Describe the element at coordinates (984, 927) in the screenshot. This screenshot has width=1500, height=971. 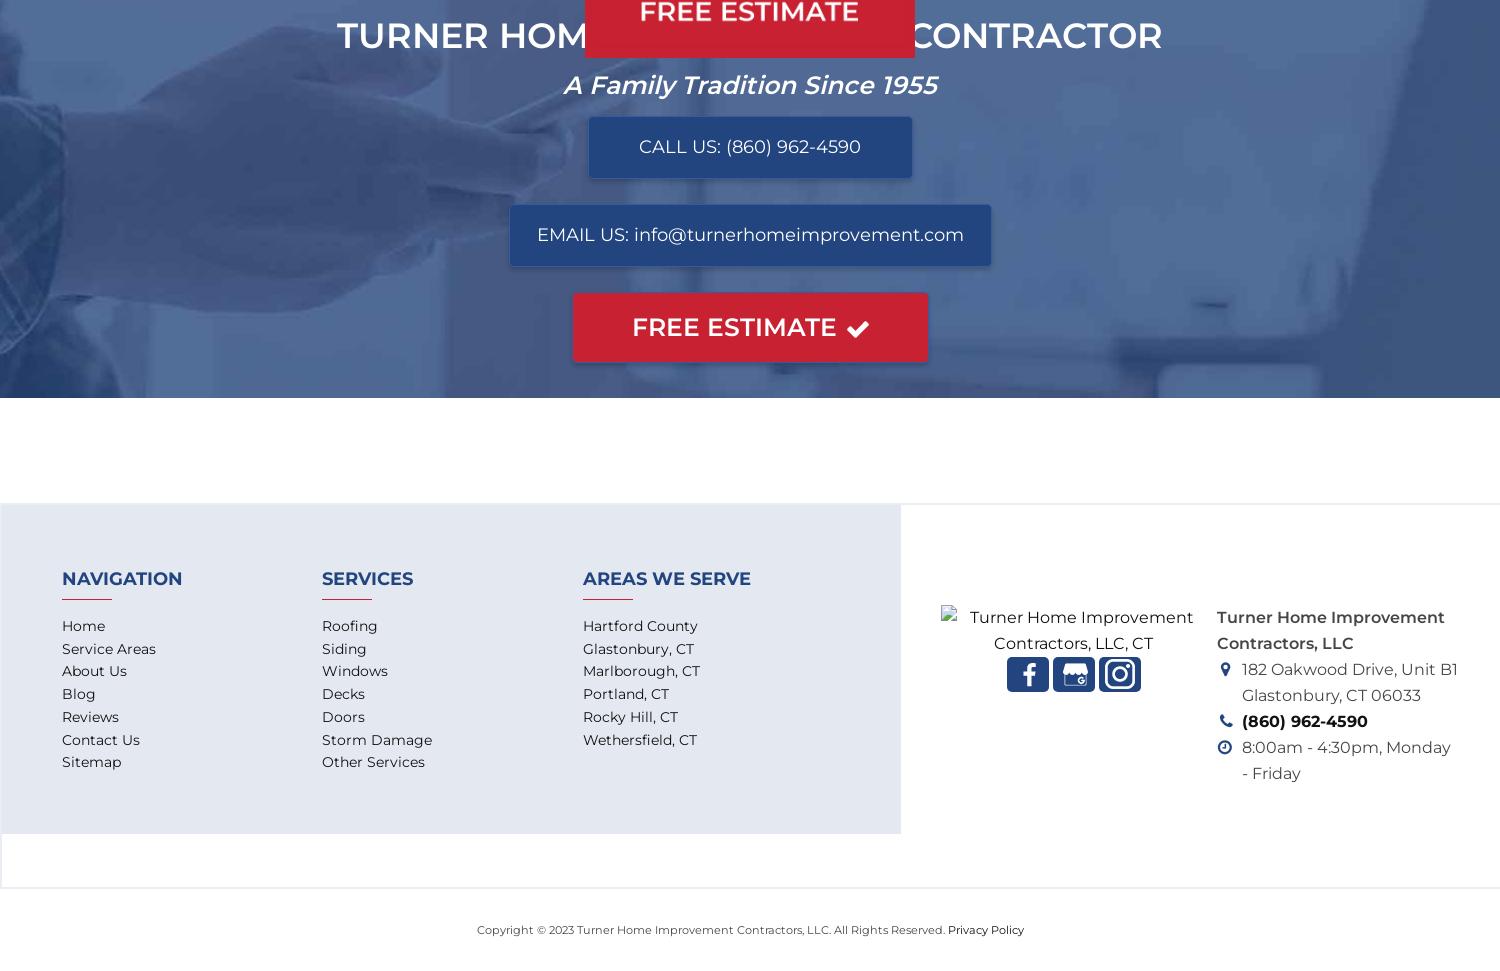
I see `'Privacy Policy'` at that location.